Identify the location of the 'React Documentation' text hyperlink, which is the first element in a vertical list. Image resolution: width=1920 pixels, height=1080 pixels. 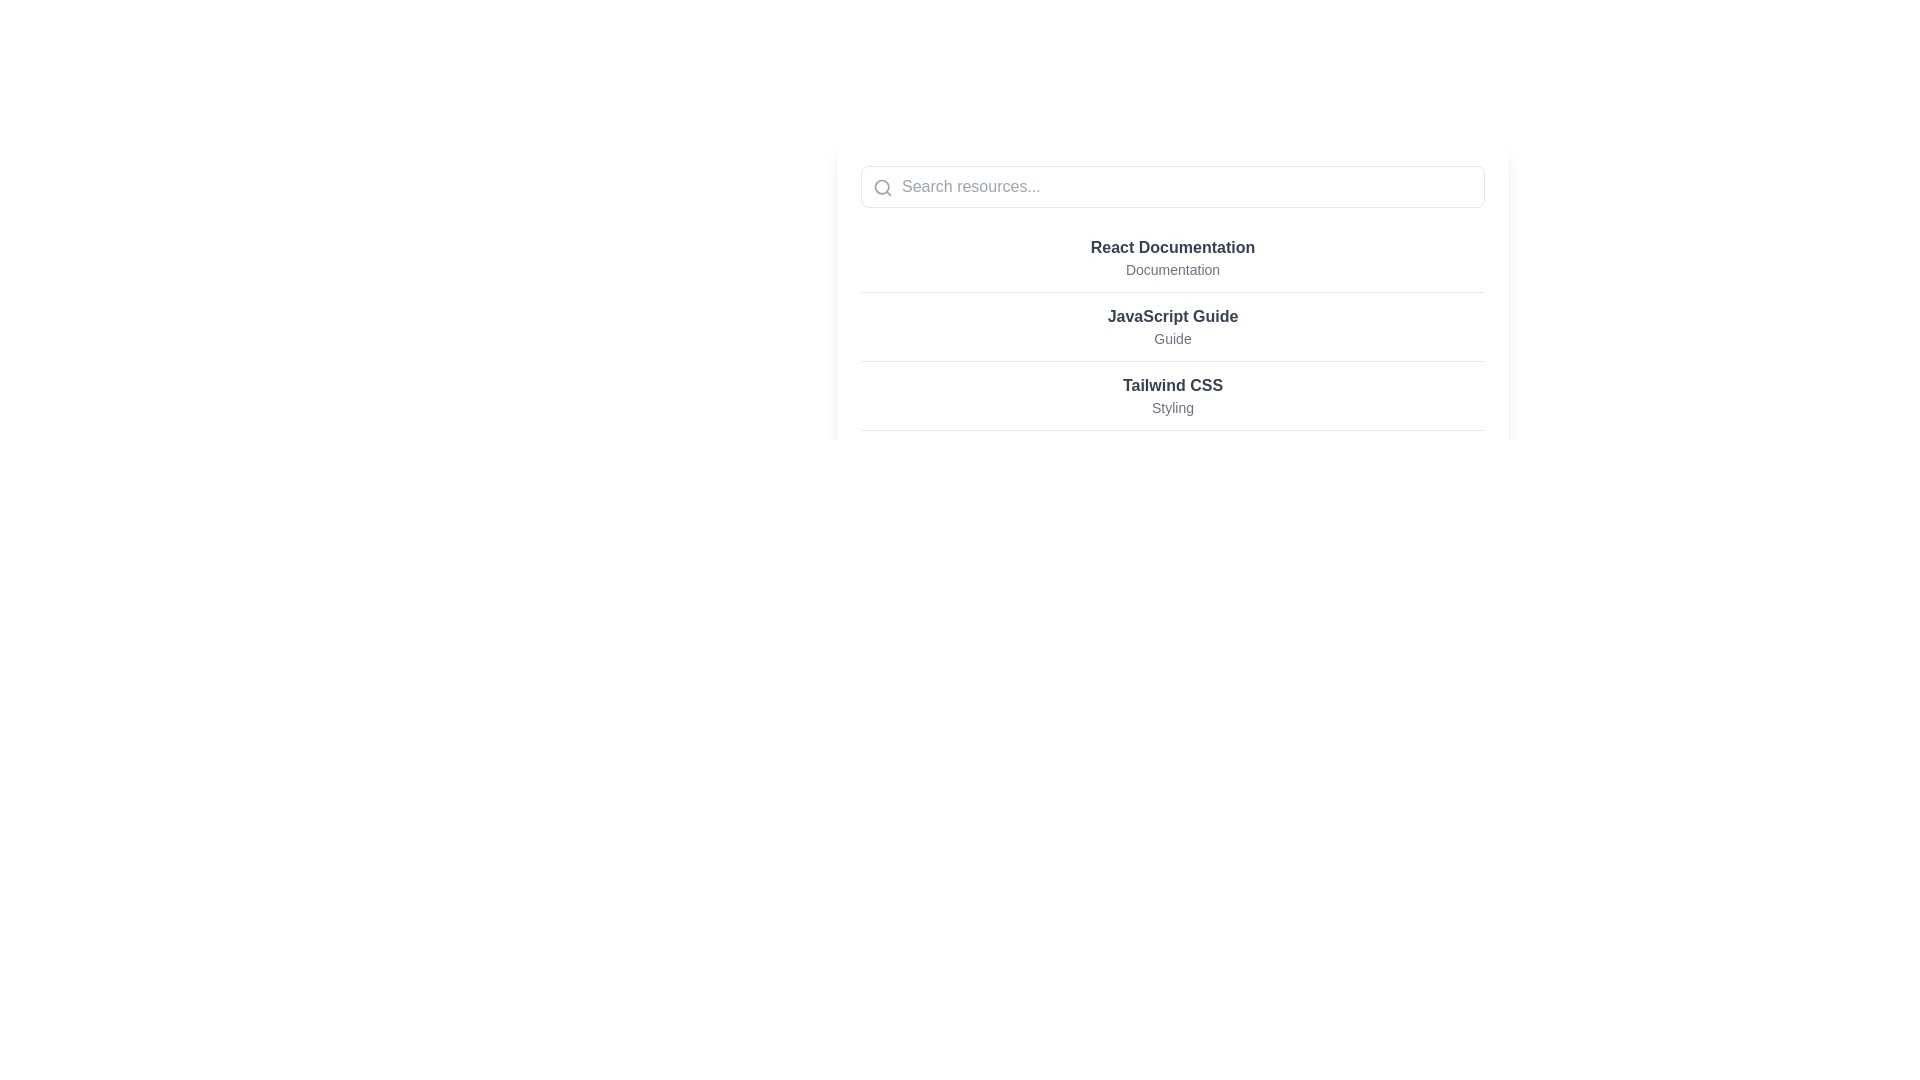
(1172, 257).